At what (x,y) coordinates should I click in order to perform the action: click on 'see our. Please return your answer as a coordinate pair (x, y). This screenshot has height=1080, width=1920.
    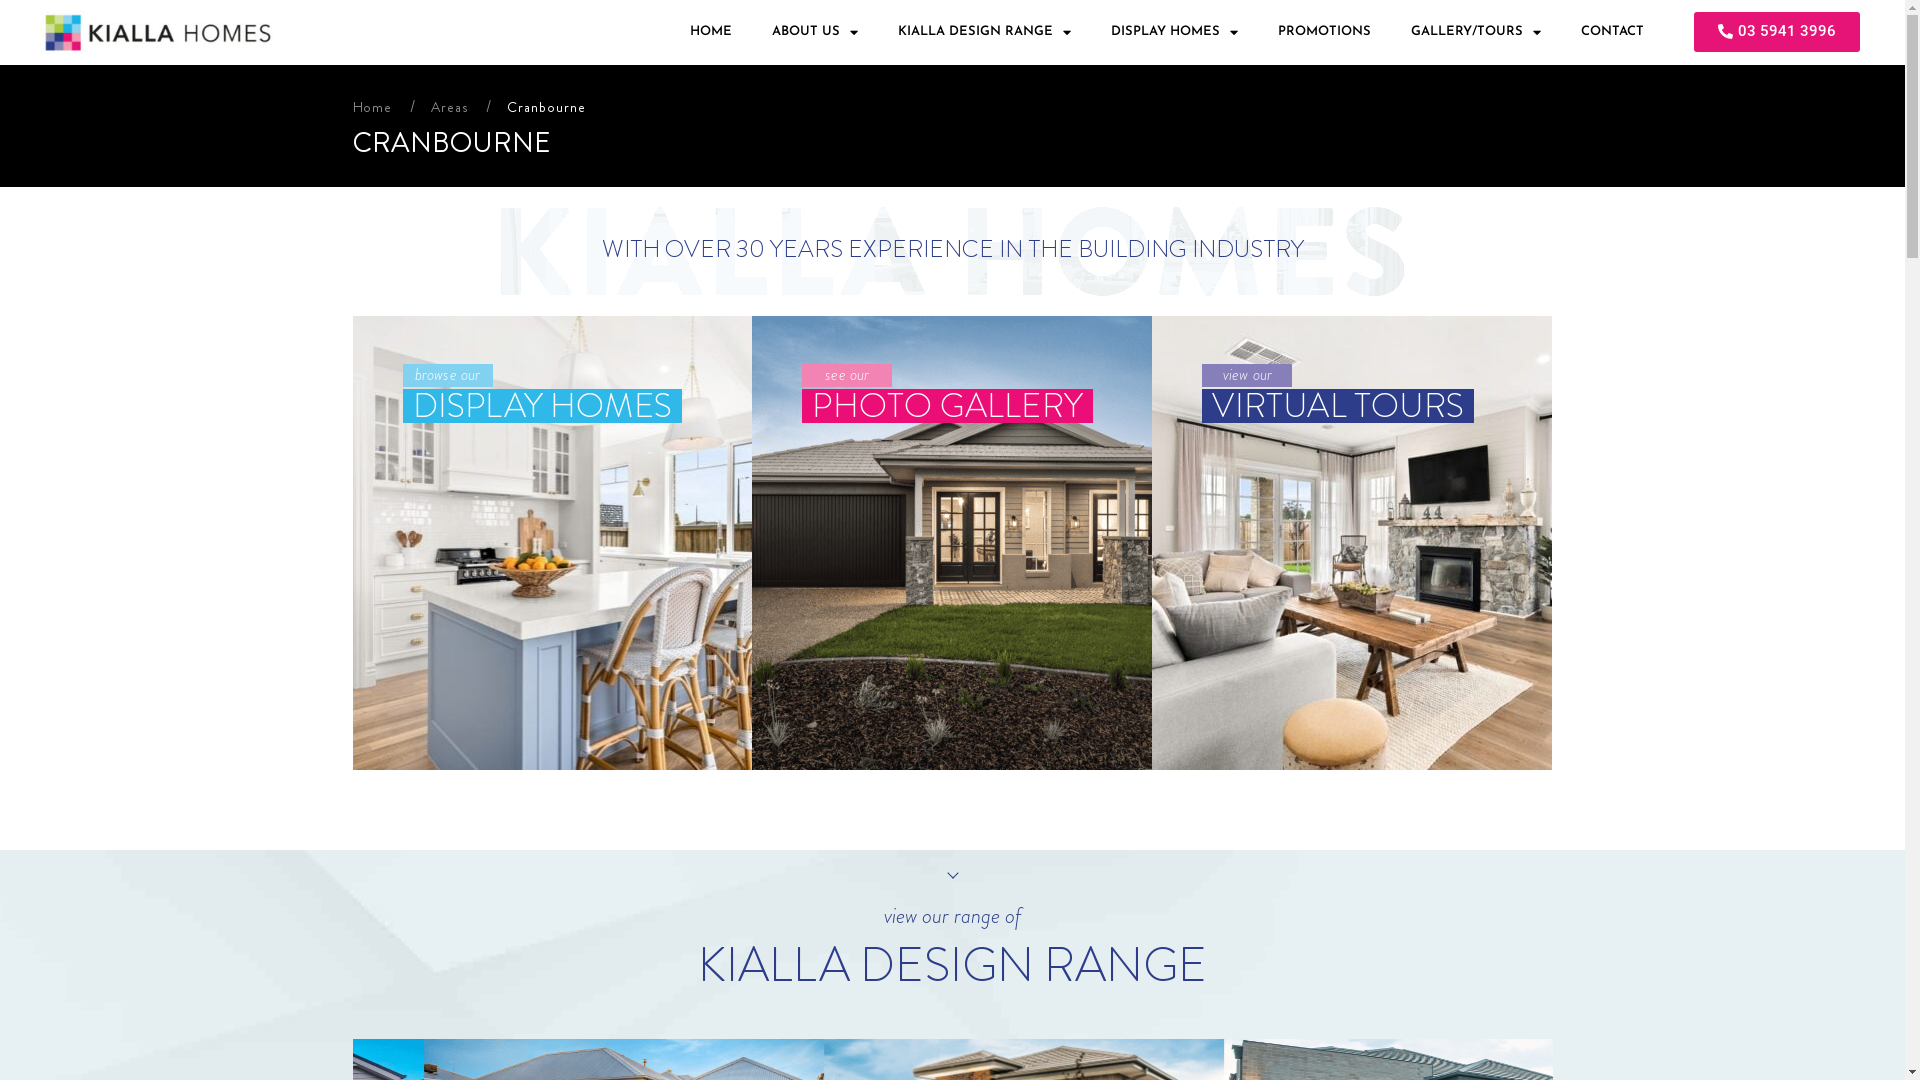
    Looking at the image, I should click on (950, 543).